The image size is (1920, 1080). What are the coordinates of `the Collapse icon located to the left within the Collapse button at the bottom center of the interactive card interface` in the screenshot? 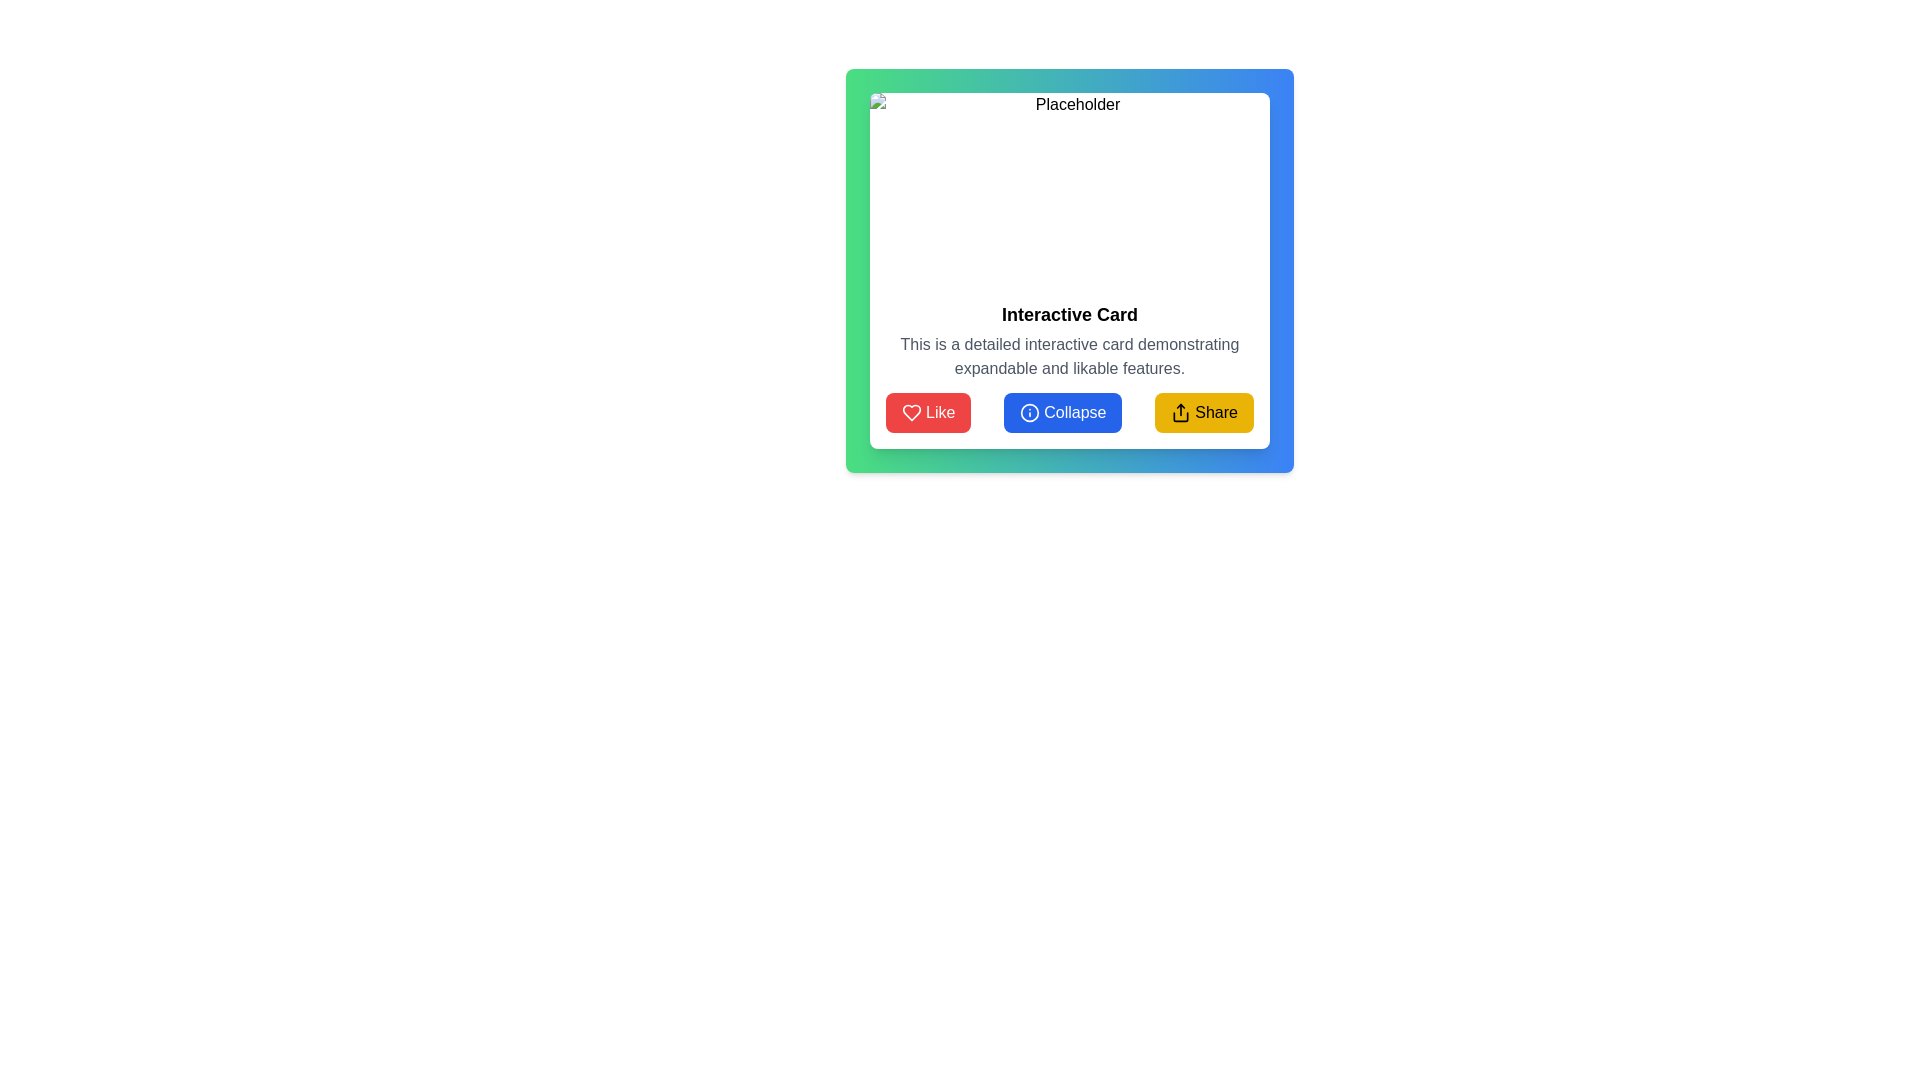 It's located at (1030, 411).